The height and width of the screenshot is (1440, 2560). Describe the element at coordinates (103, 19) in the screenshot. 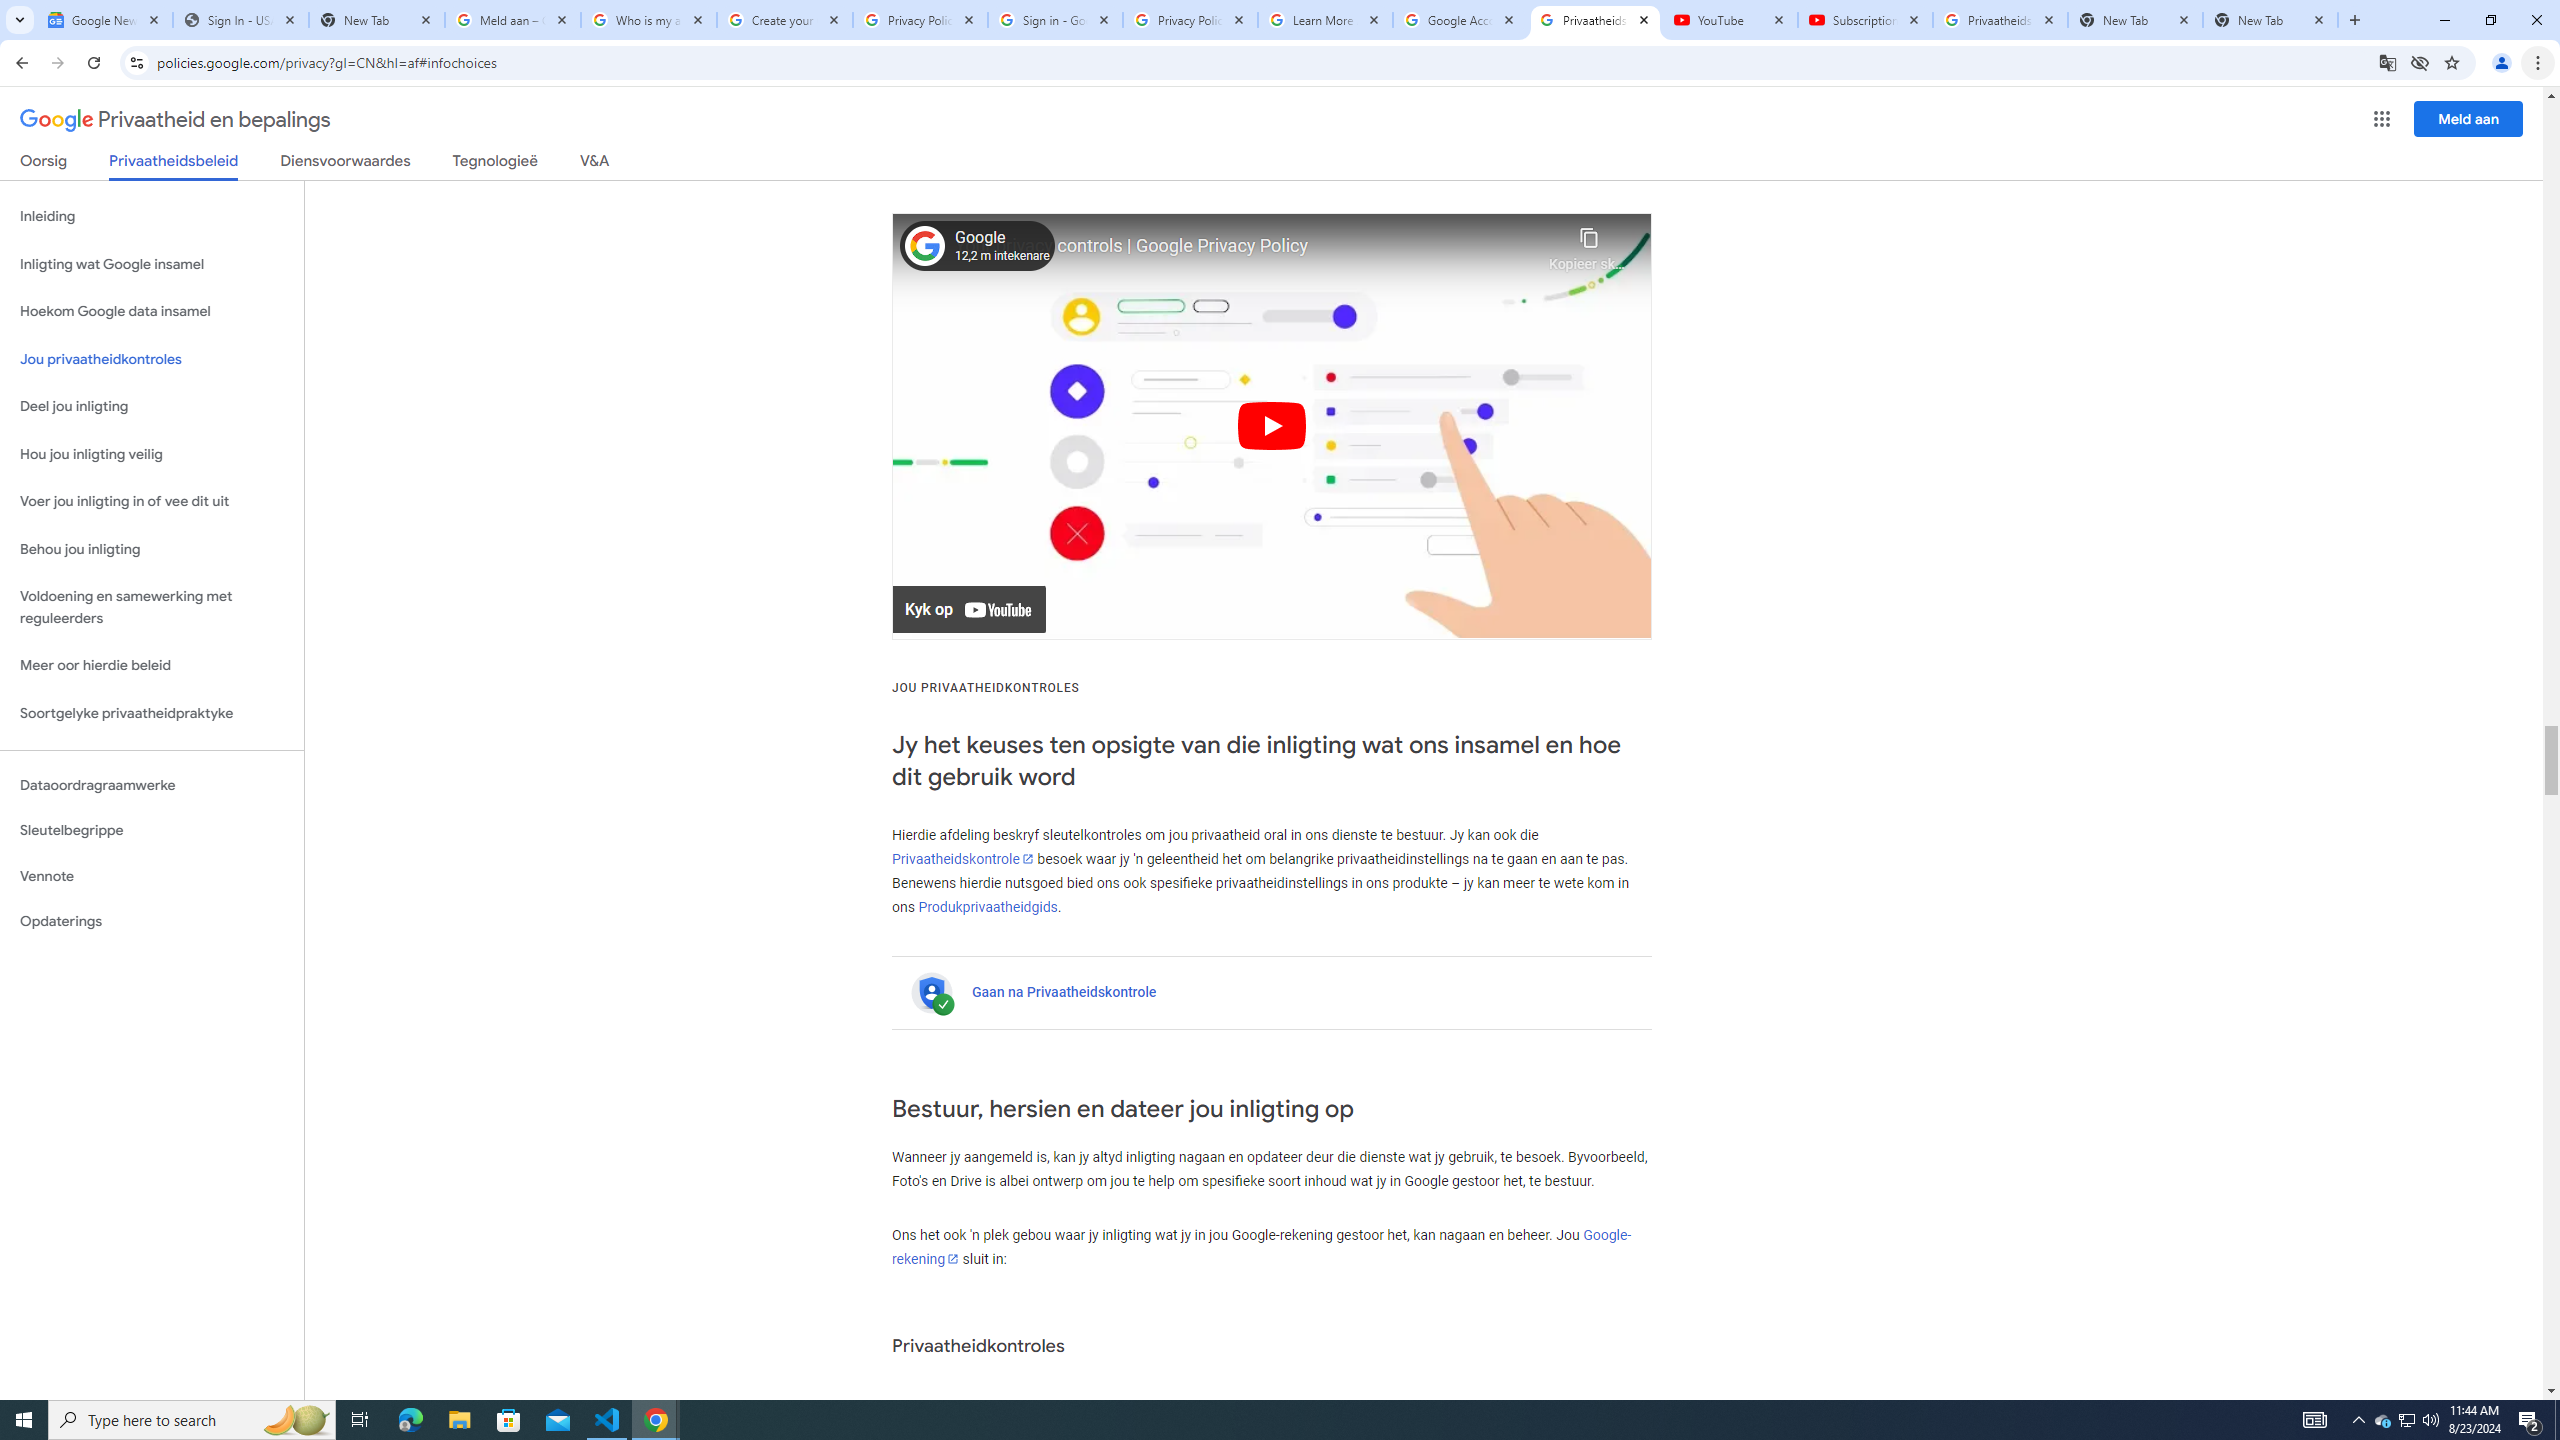

I see `'Google News'` at that location.